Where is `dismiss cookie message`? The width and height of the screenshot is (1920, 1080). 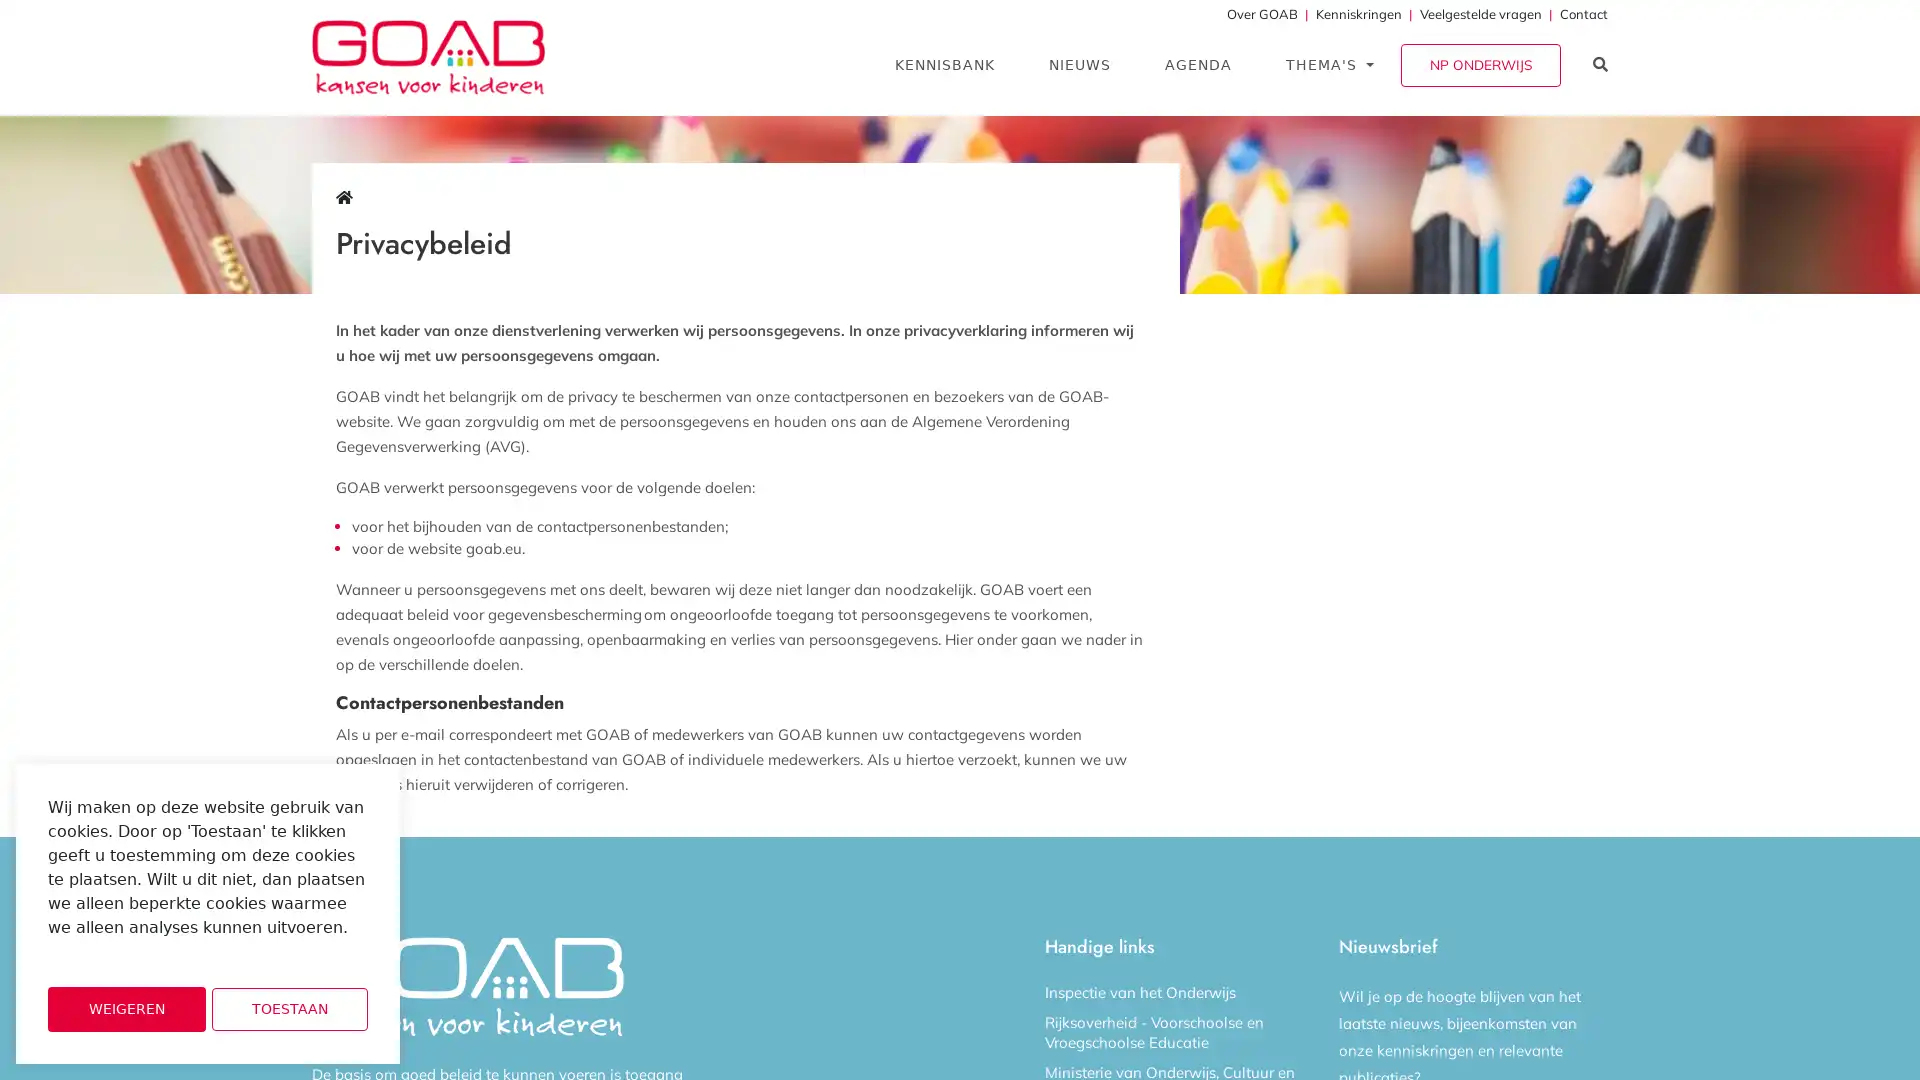 dismiss cookie message is located at coordinates (125, 1009).